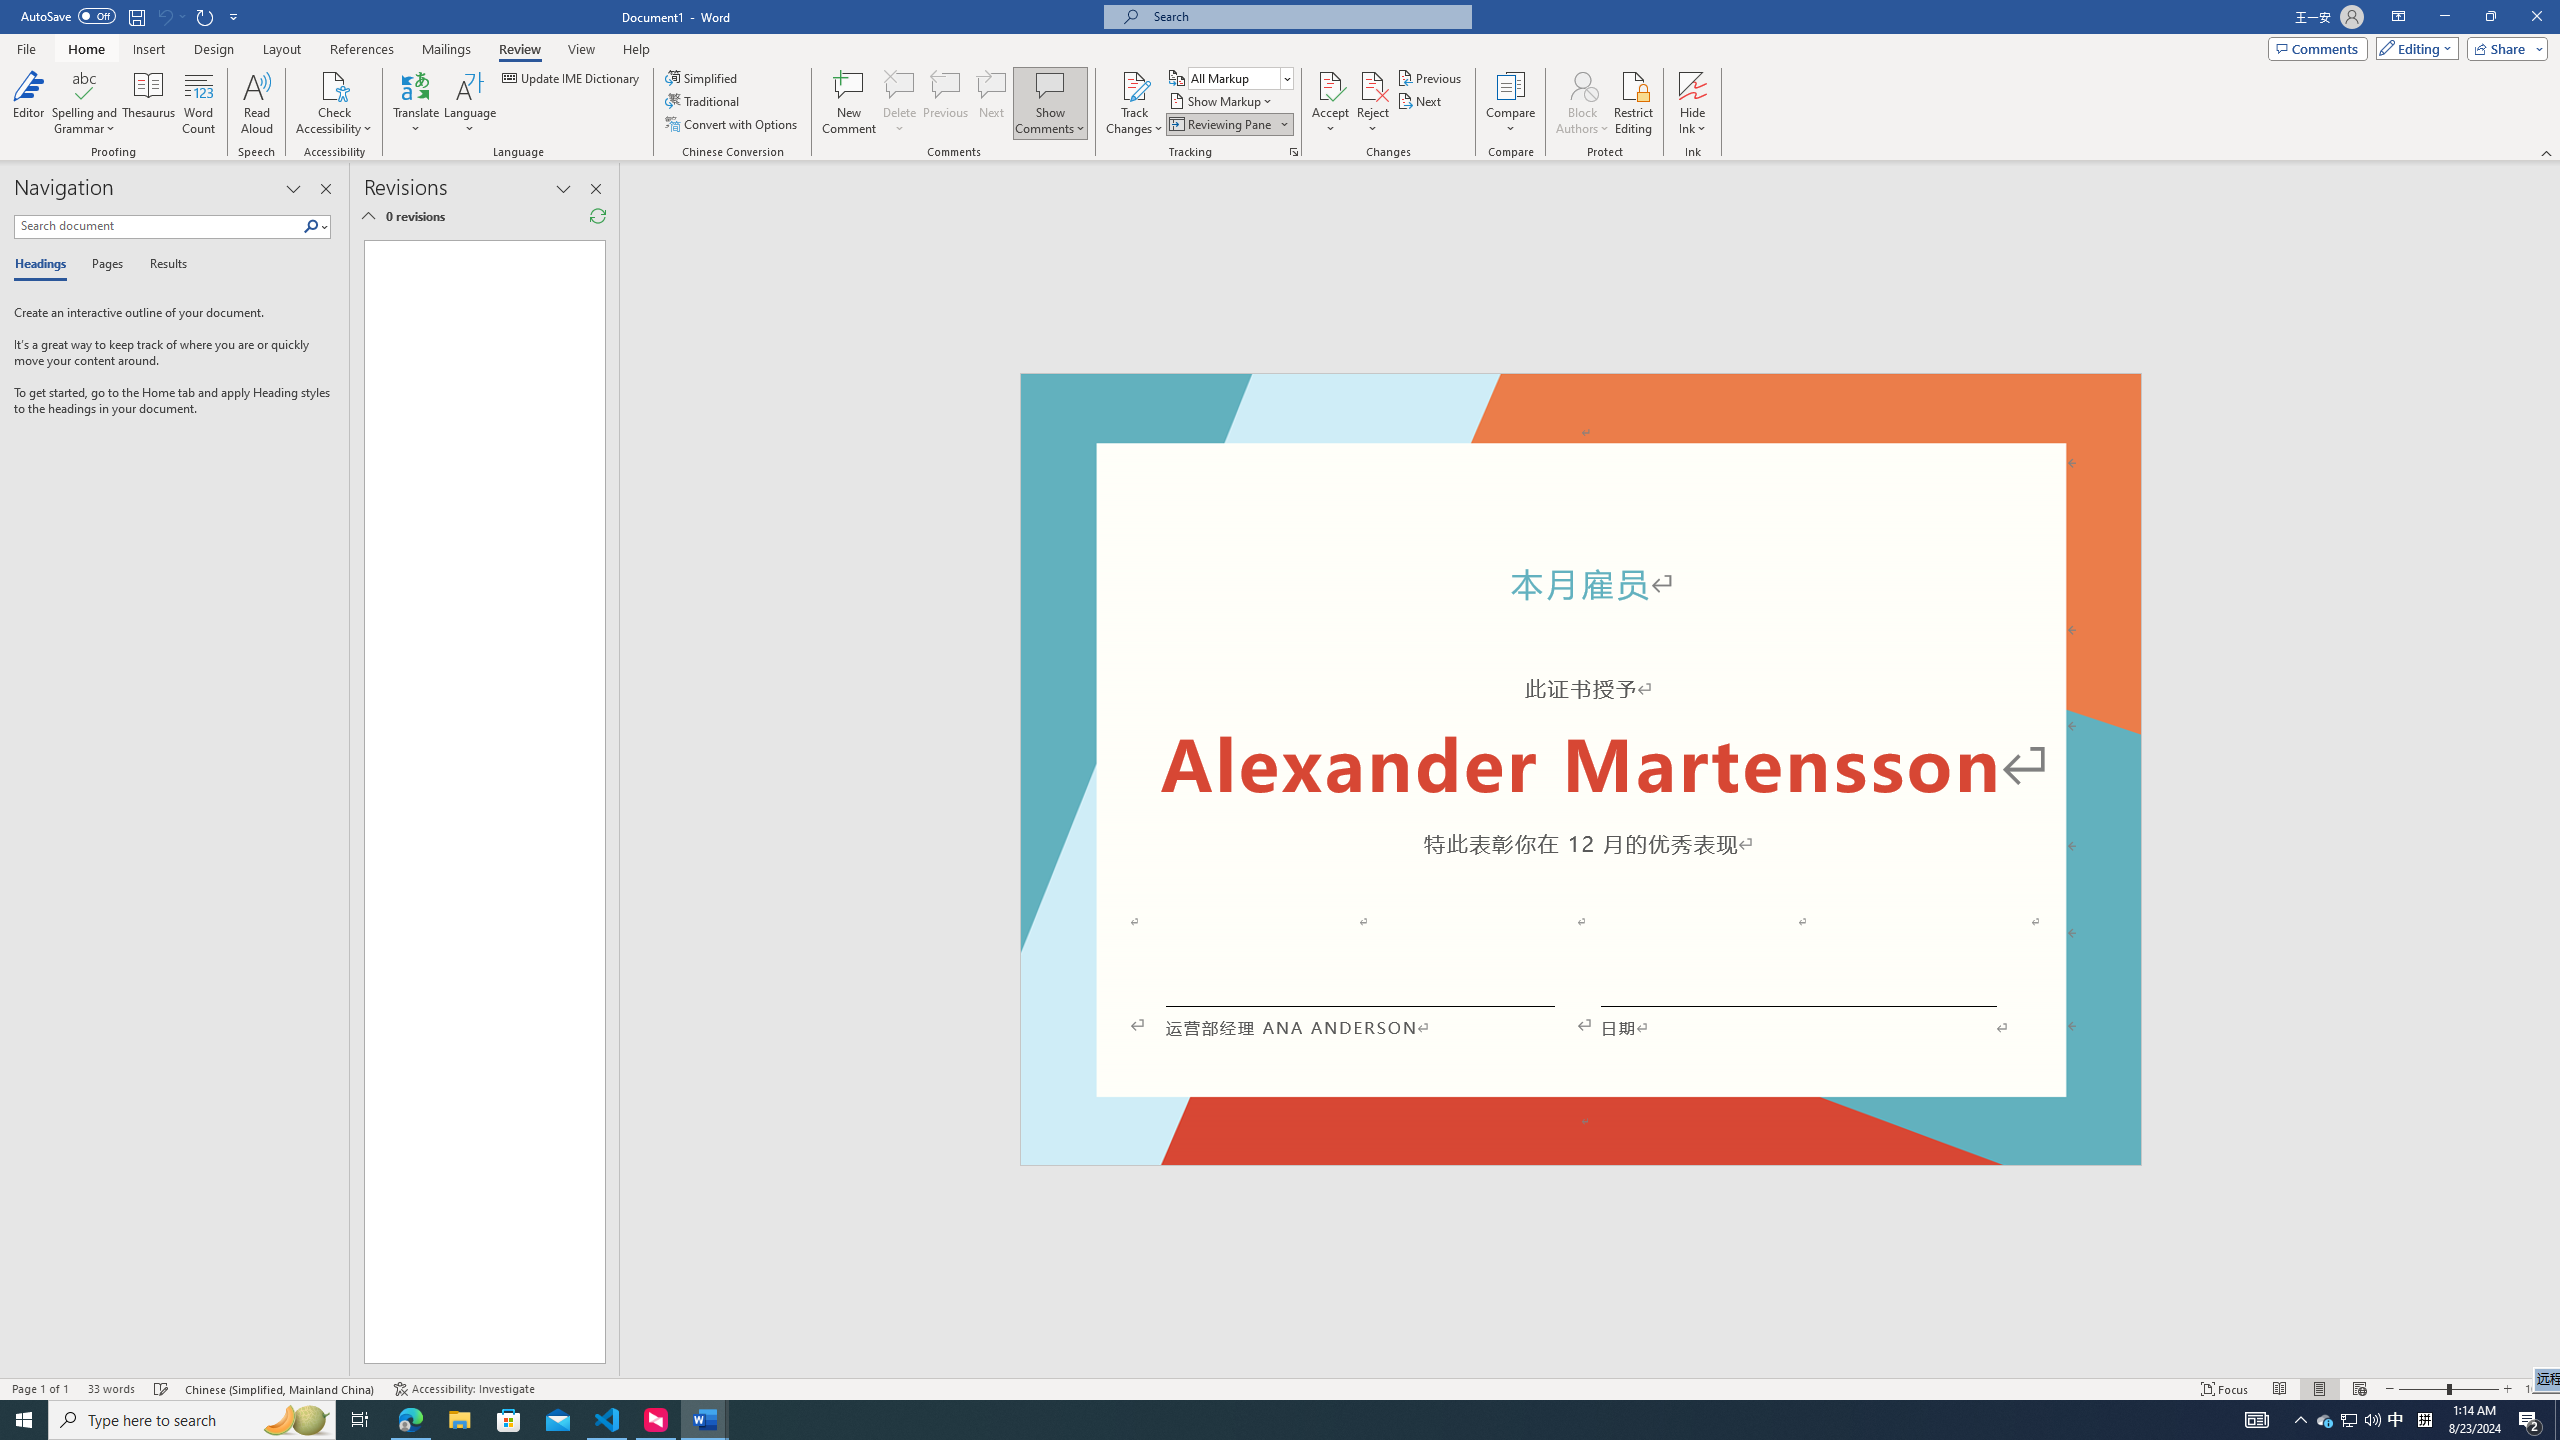 The image size is (2560, 1440). Describe the element at coordinates (1582, 103) in the screenshot. I see `'Block Authors'` at that location.